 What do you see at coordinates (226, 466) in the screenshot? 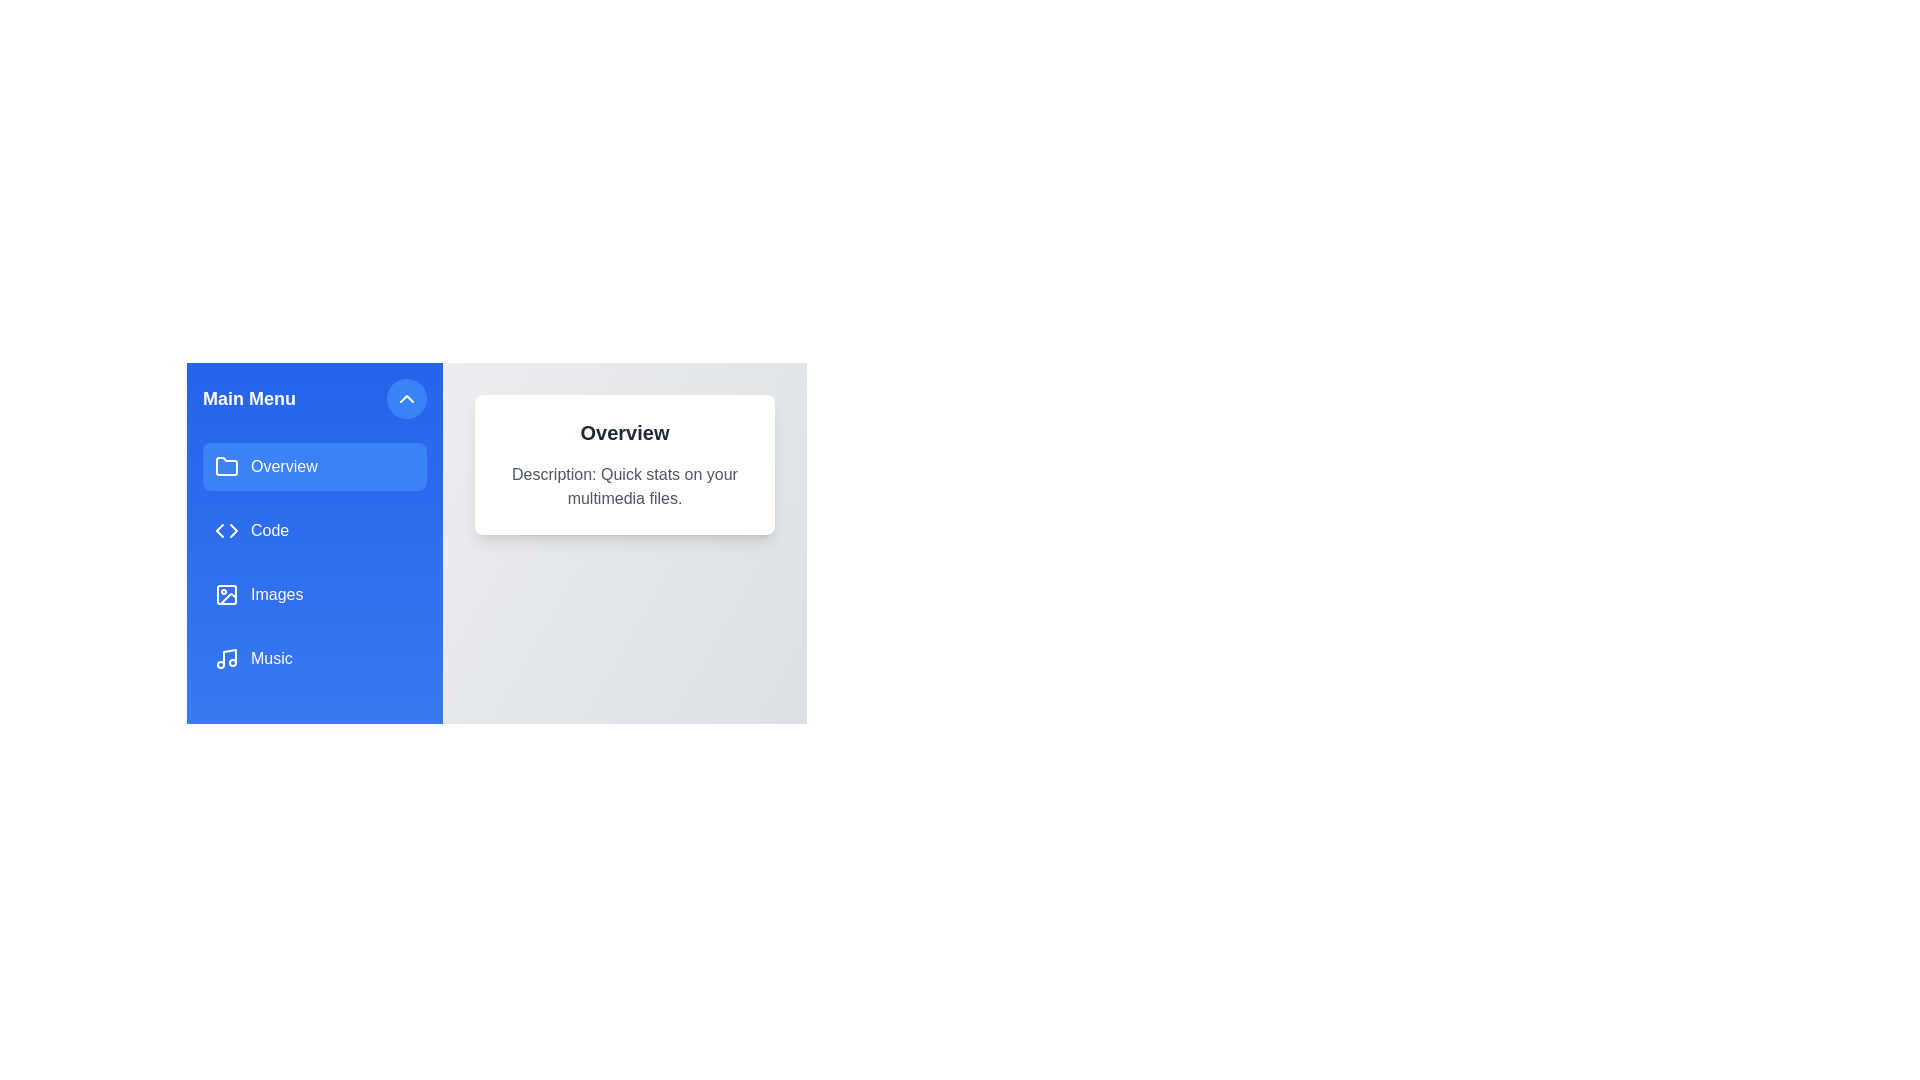
I see `the folder-shaped SVG icon with a blue background located in the 'Overview' menu item, positioned before the text label 'Overview'` at bounding box center [226, 466].